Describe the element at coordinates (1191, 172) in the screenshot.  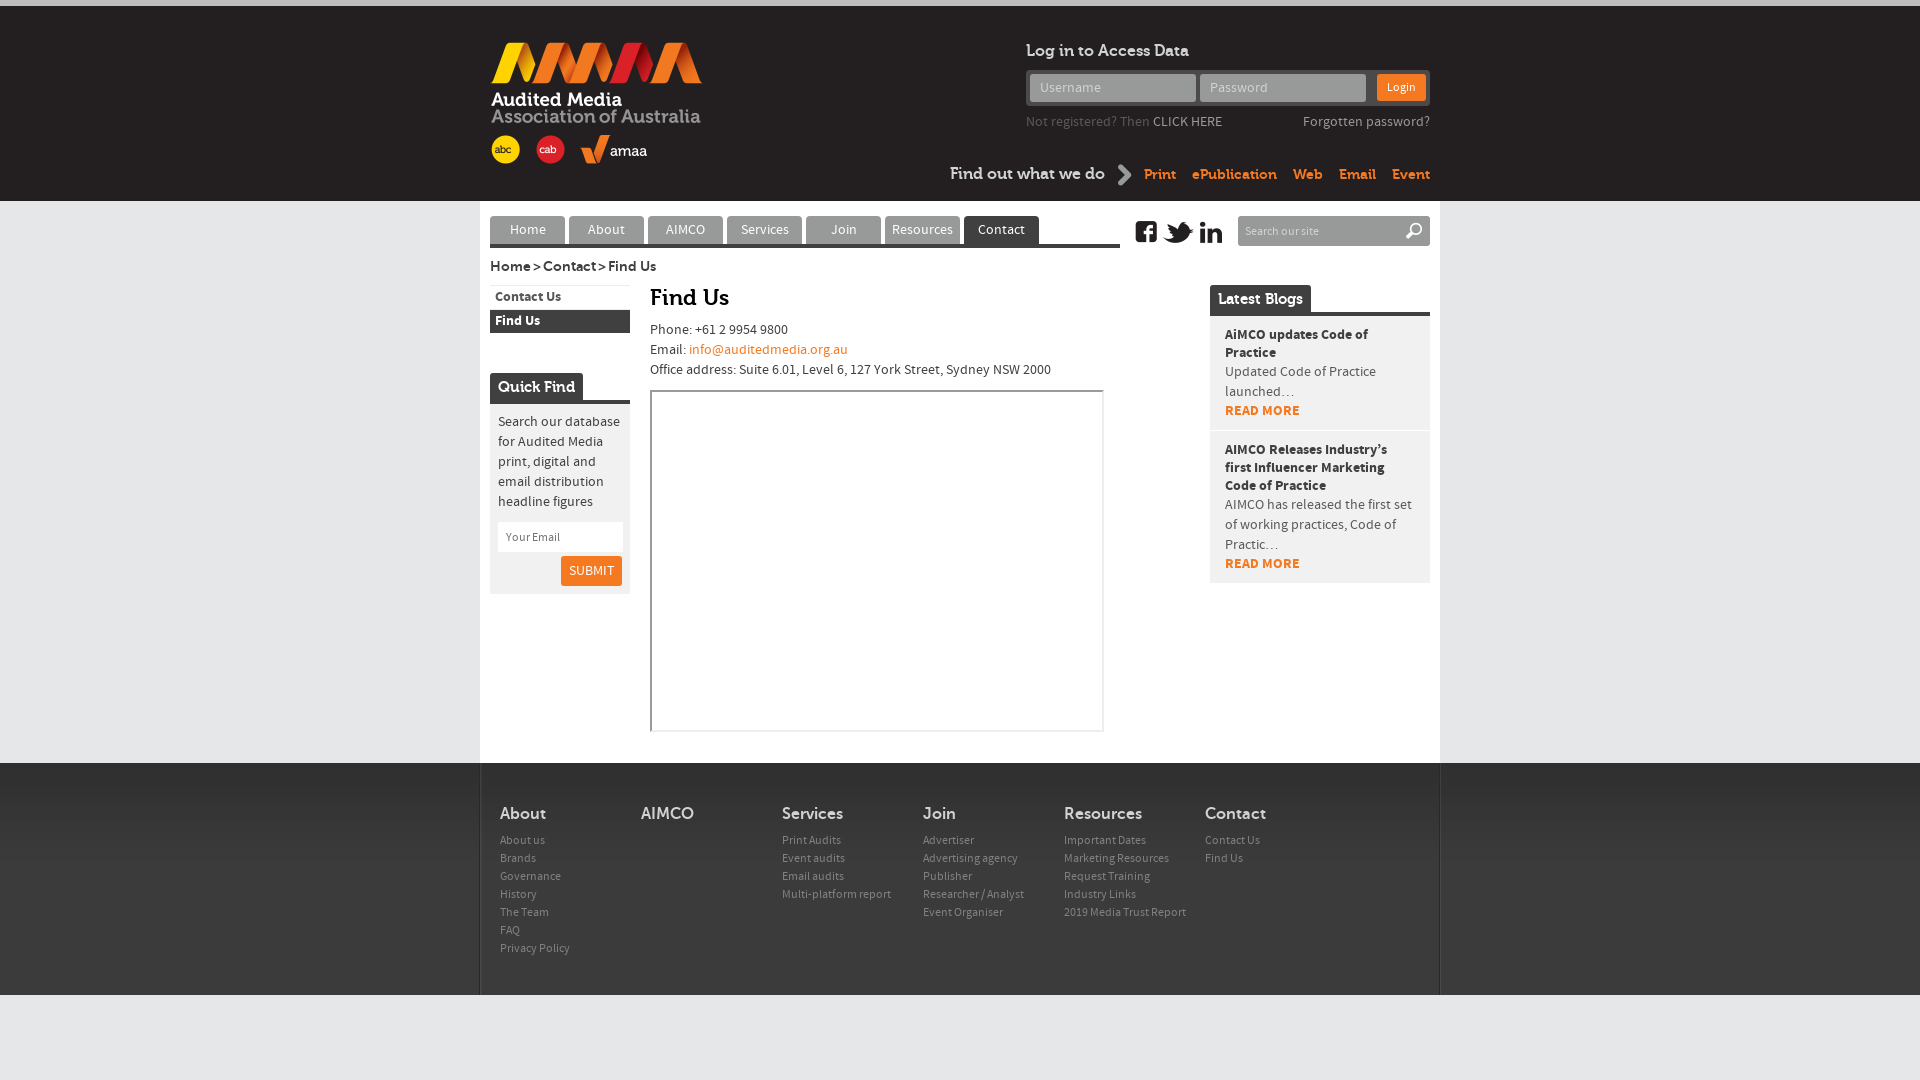
I see `'ePublication'` at that location.